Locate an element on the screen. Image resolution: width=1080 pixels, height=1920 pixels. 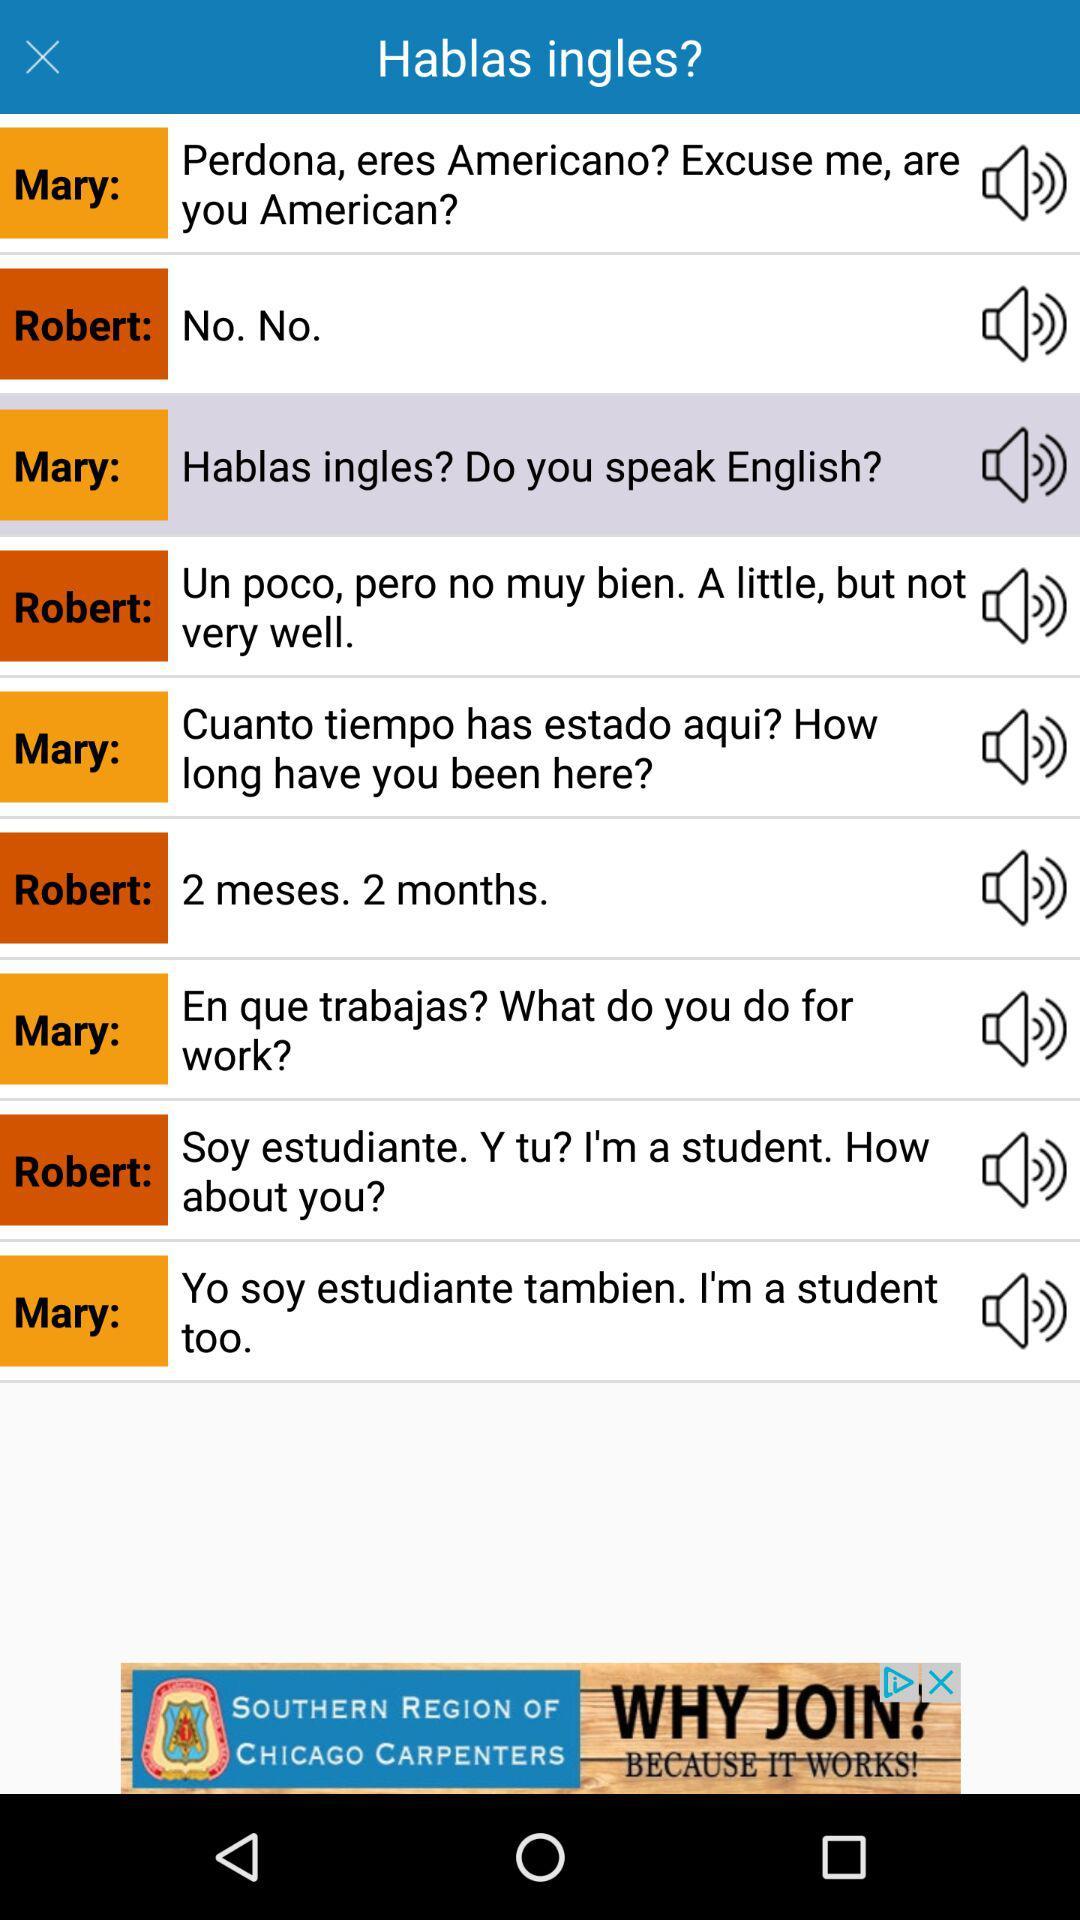
click volume button is located at coordinates (1024, 464).